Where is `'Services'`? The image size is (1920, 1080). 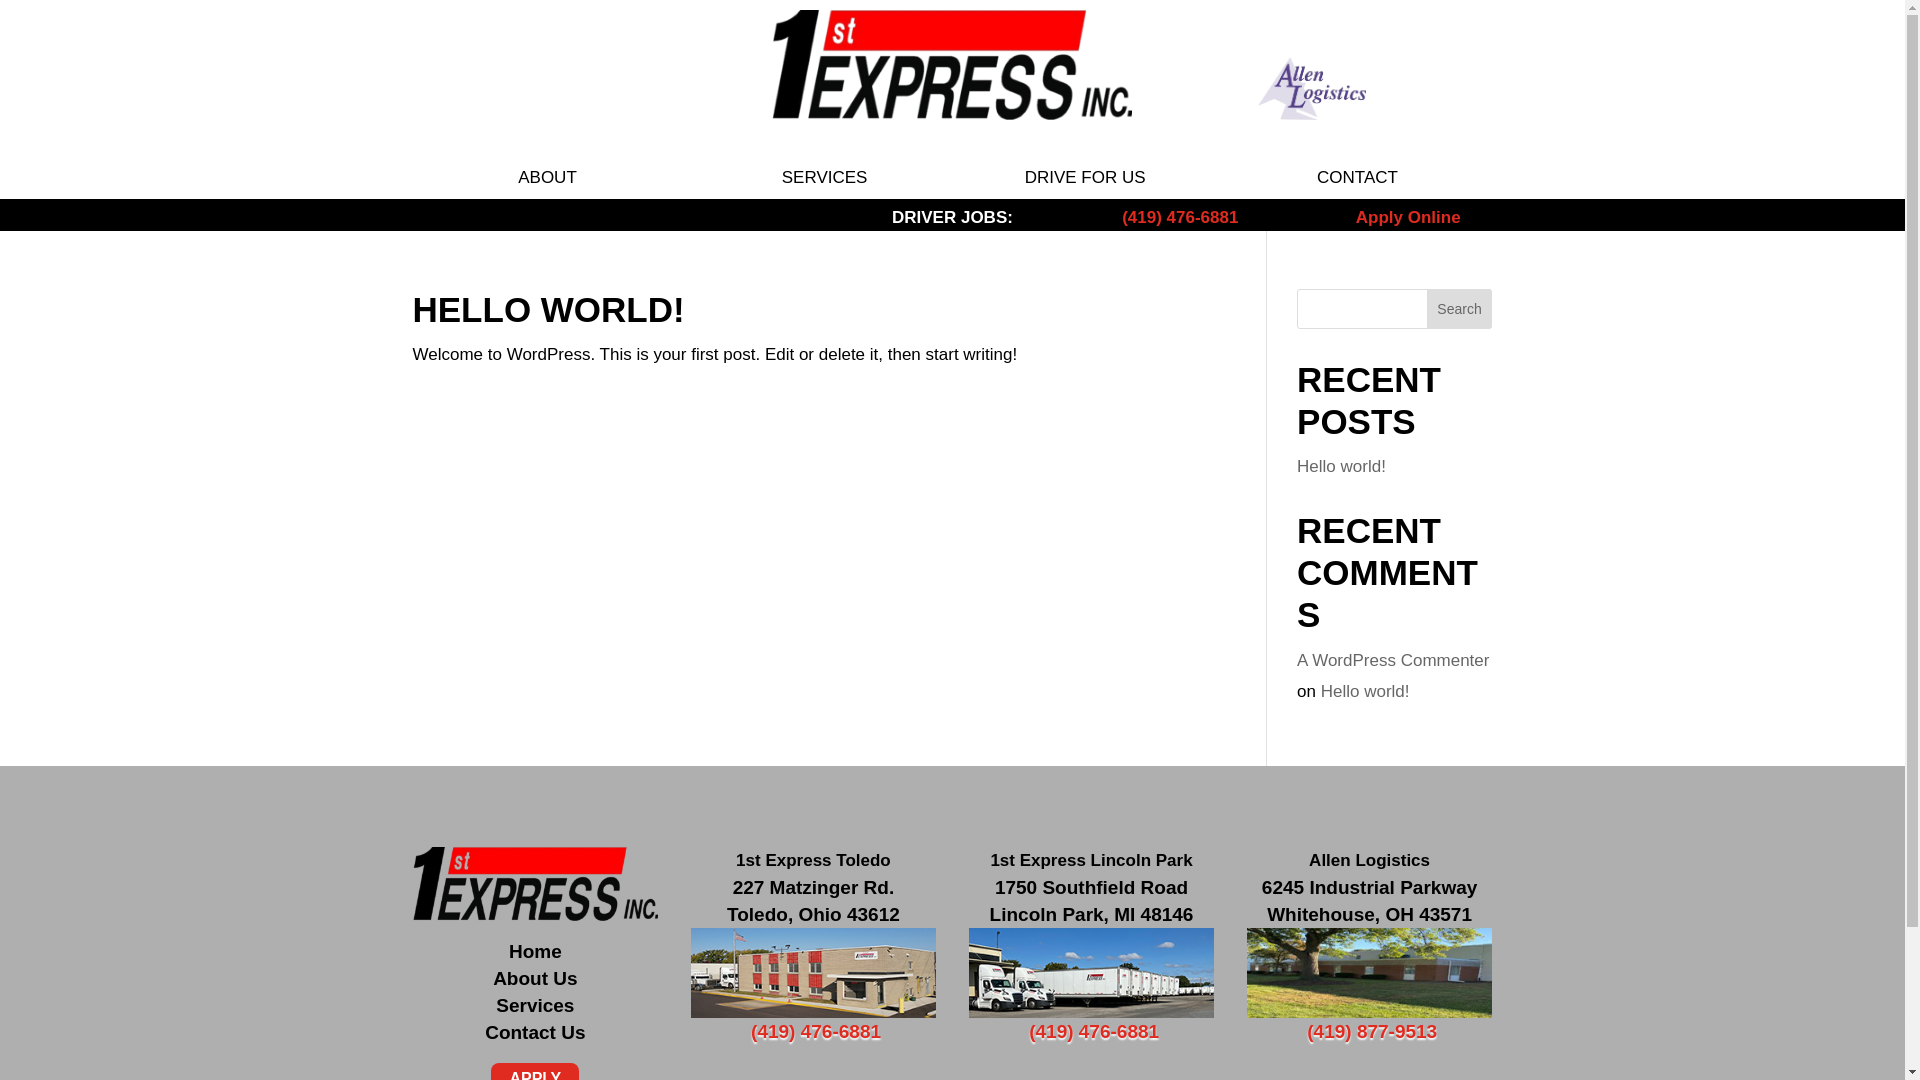
'Services' is located at coordinates (534, 1005).